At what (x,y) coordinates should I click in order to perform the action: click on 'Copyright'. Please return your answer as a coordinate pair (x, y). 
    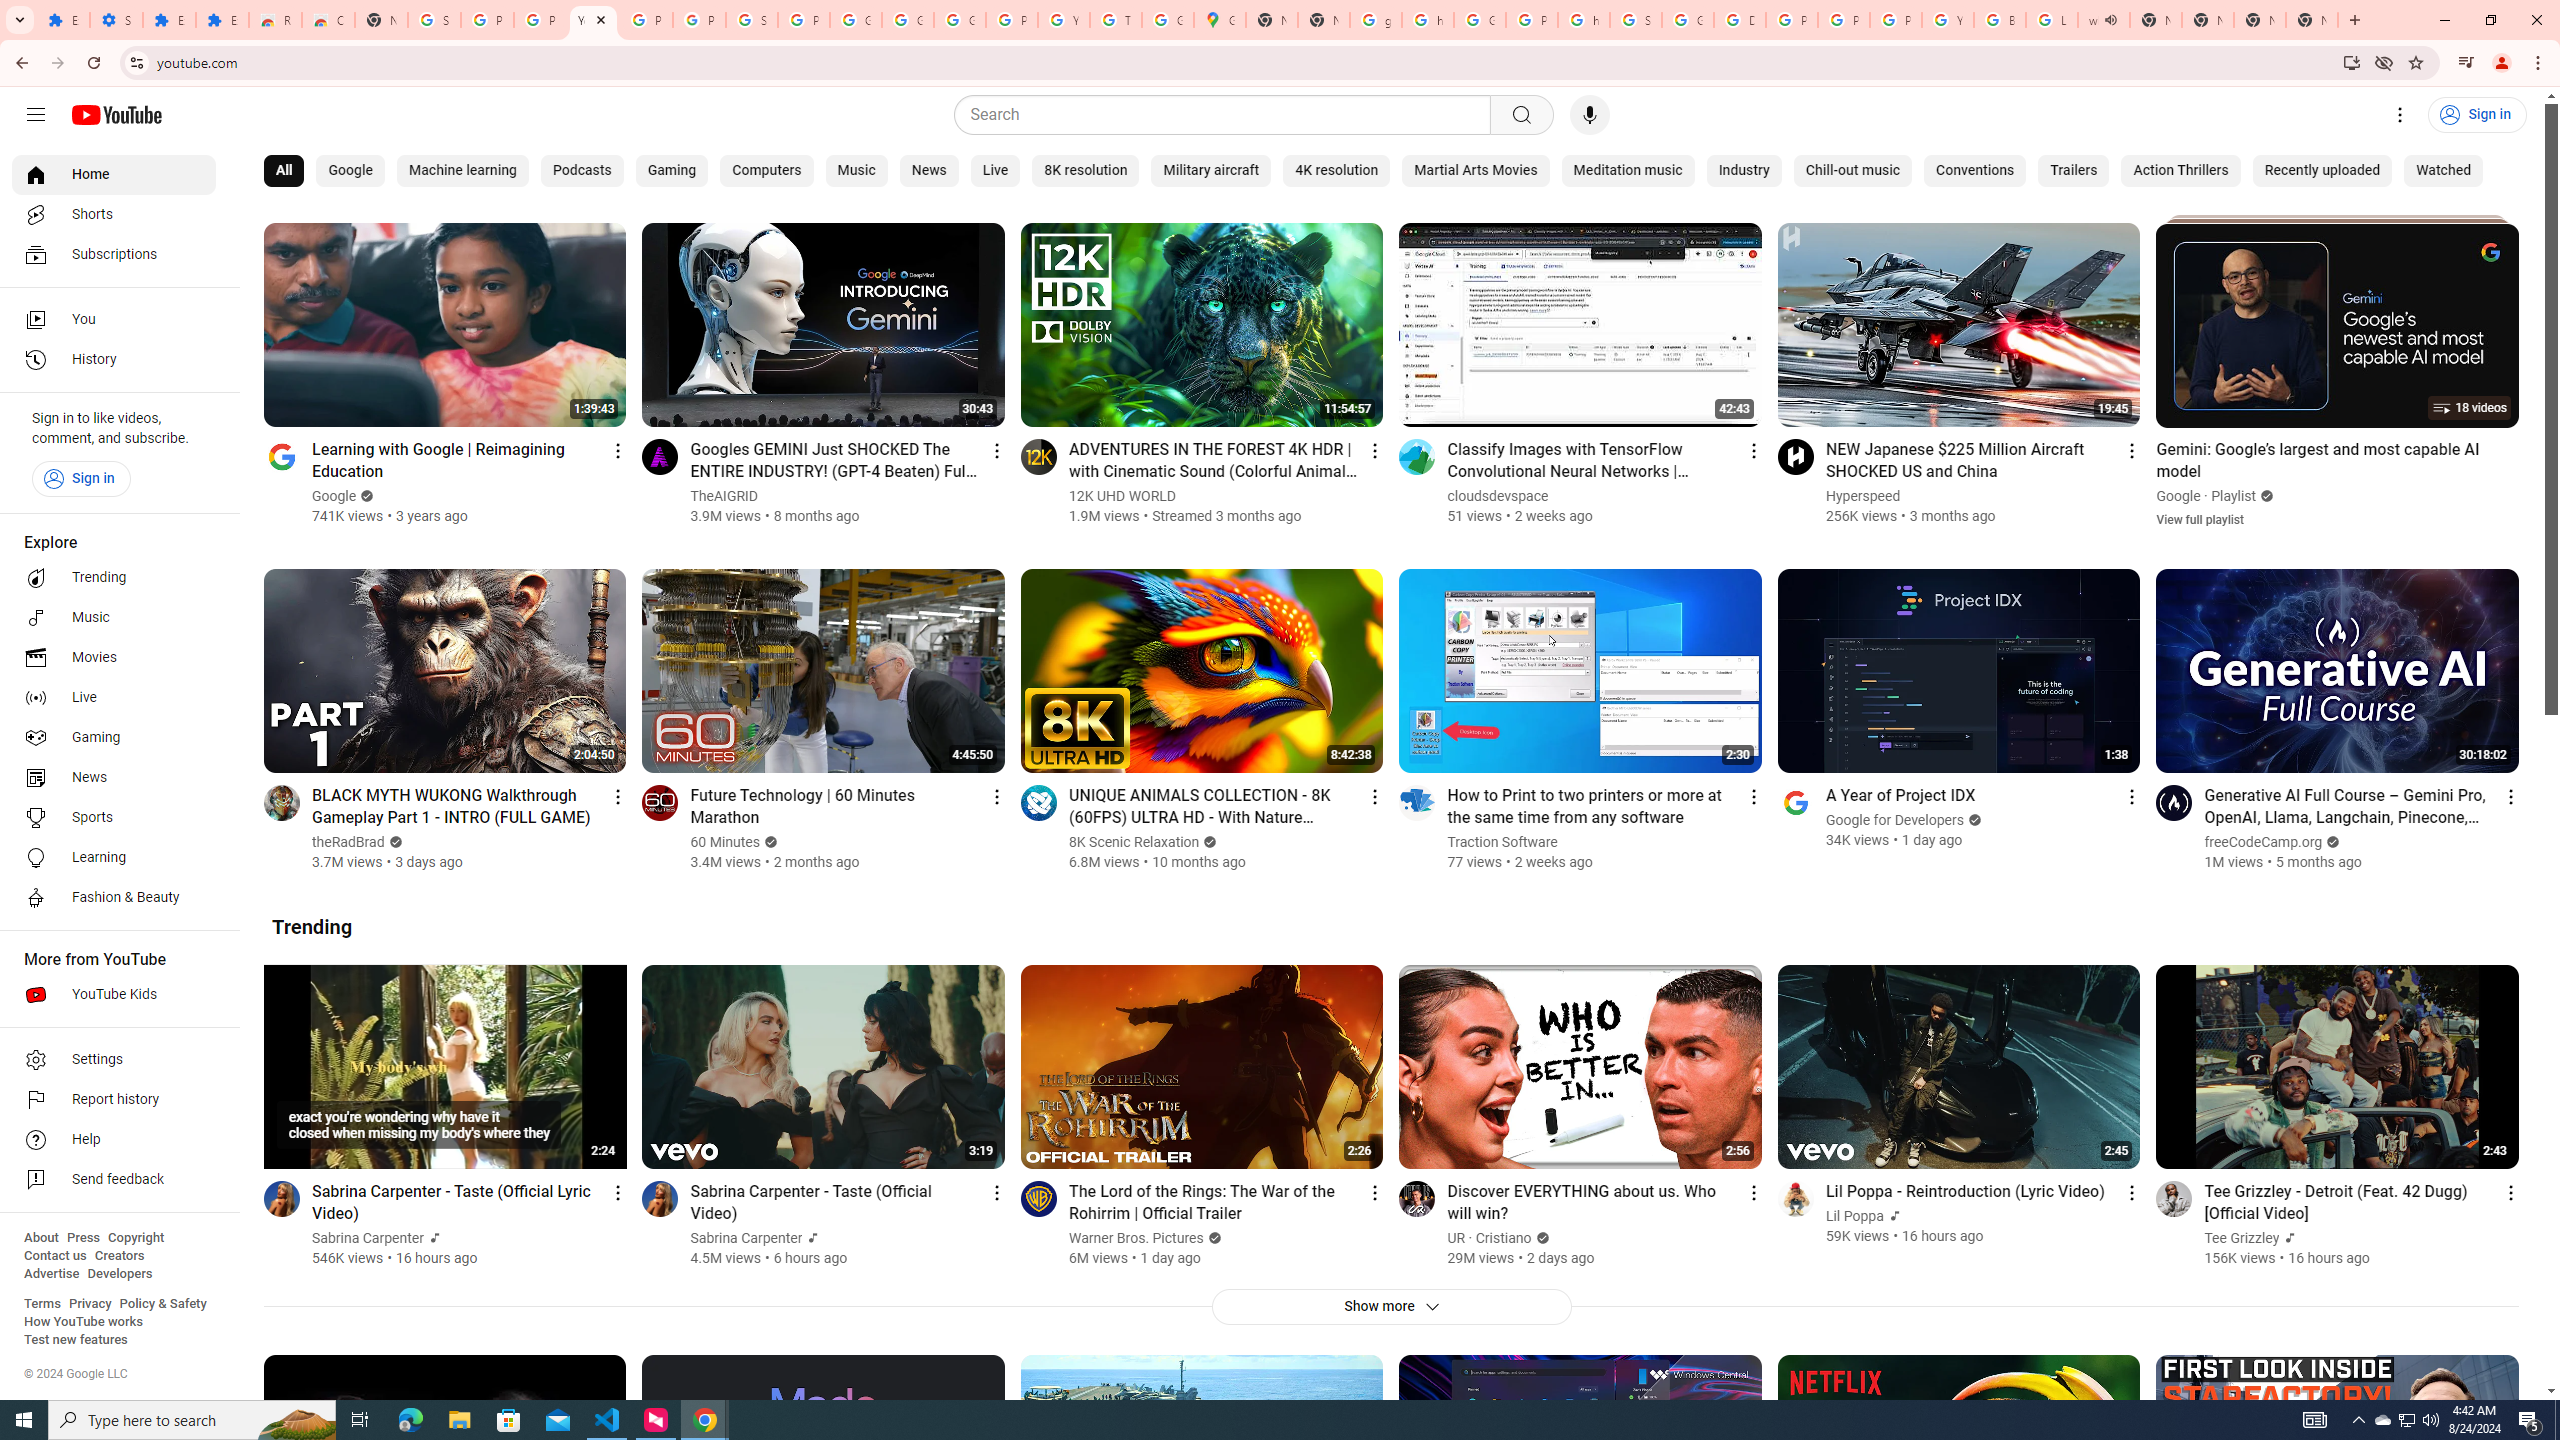
    Looking at the image, I should click on (134, 1237).